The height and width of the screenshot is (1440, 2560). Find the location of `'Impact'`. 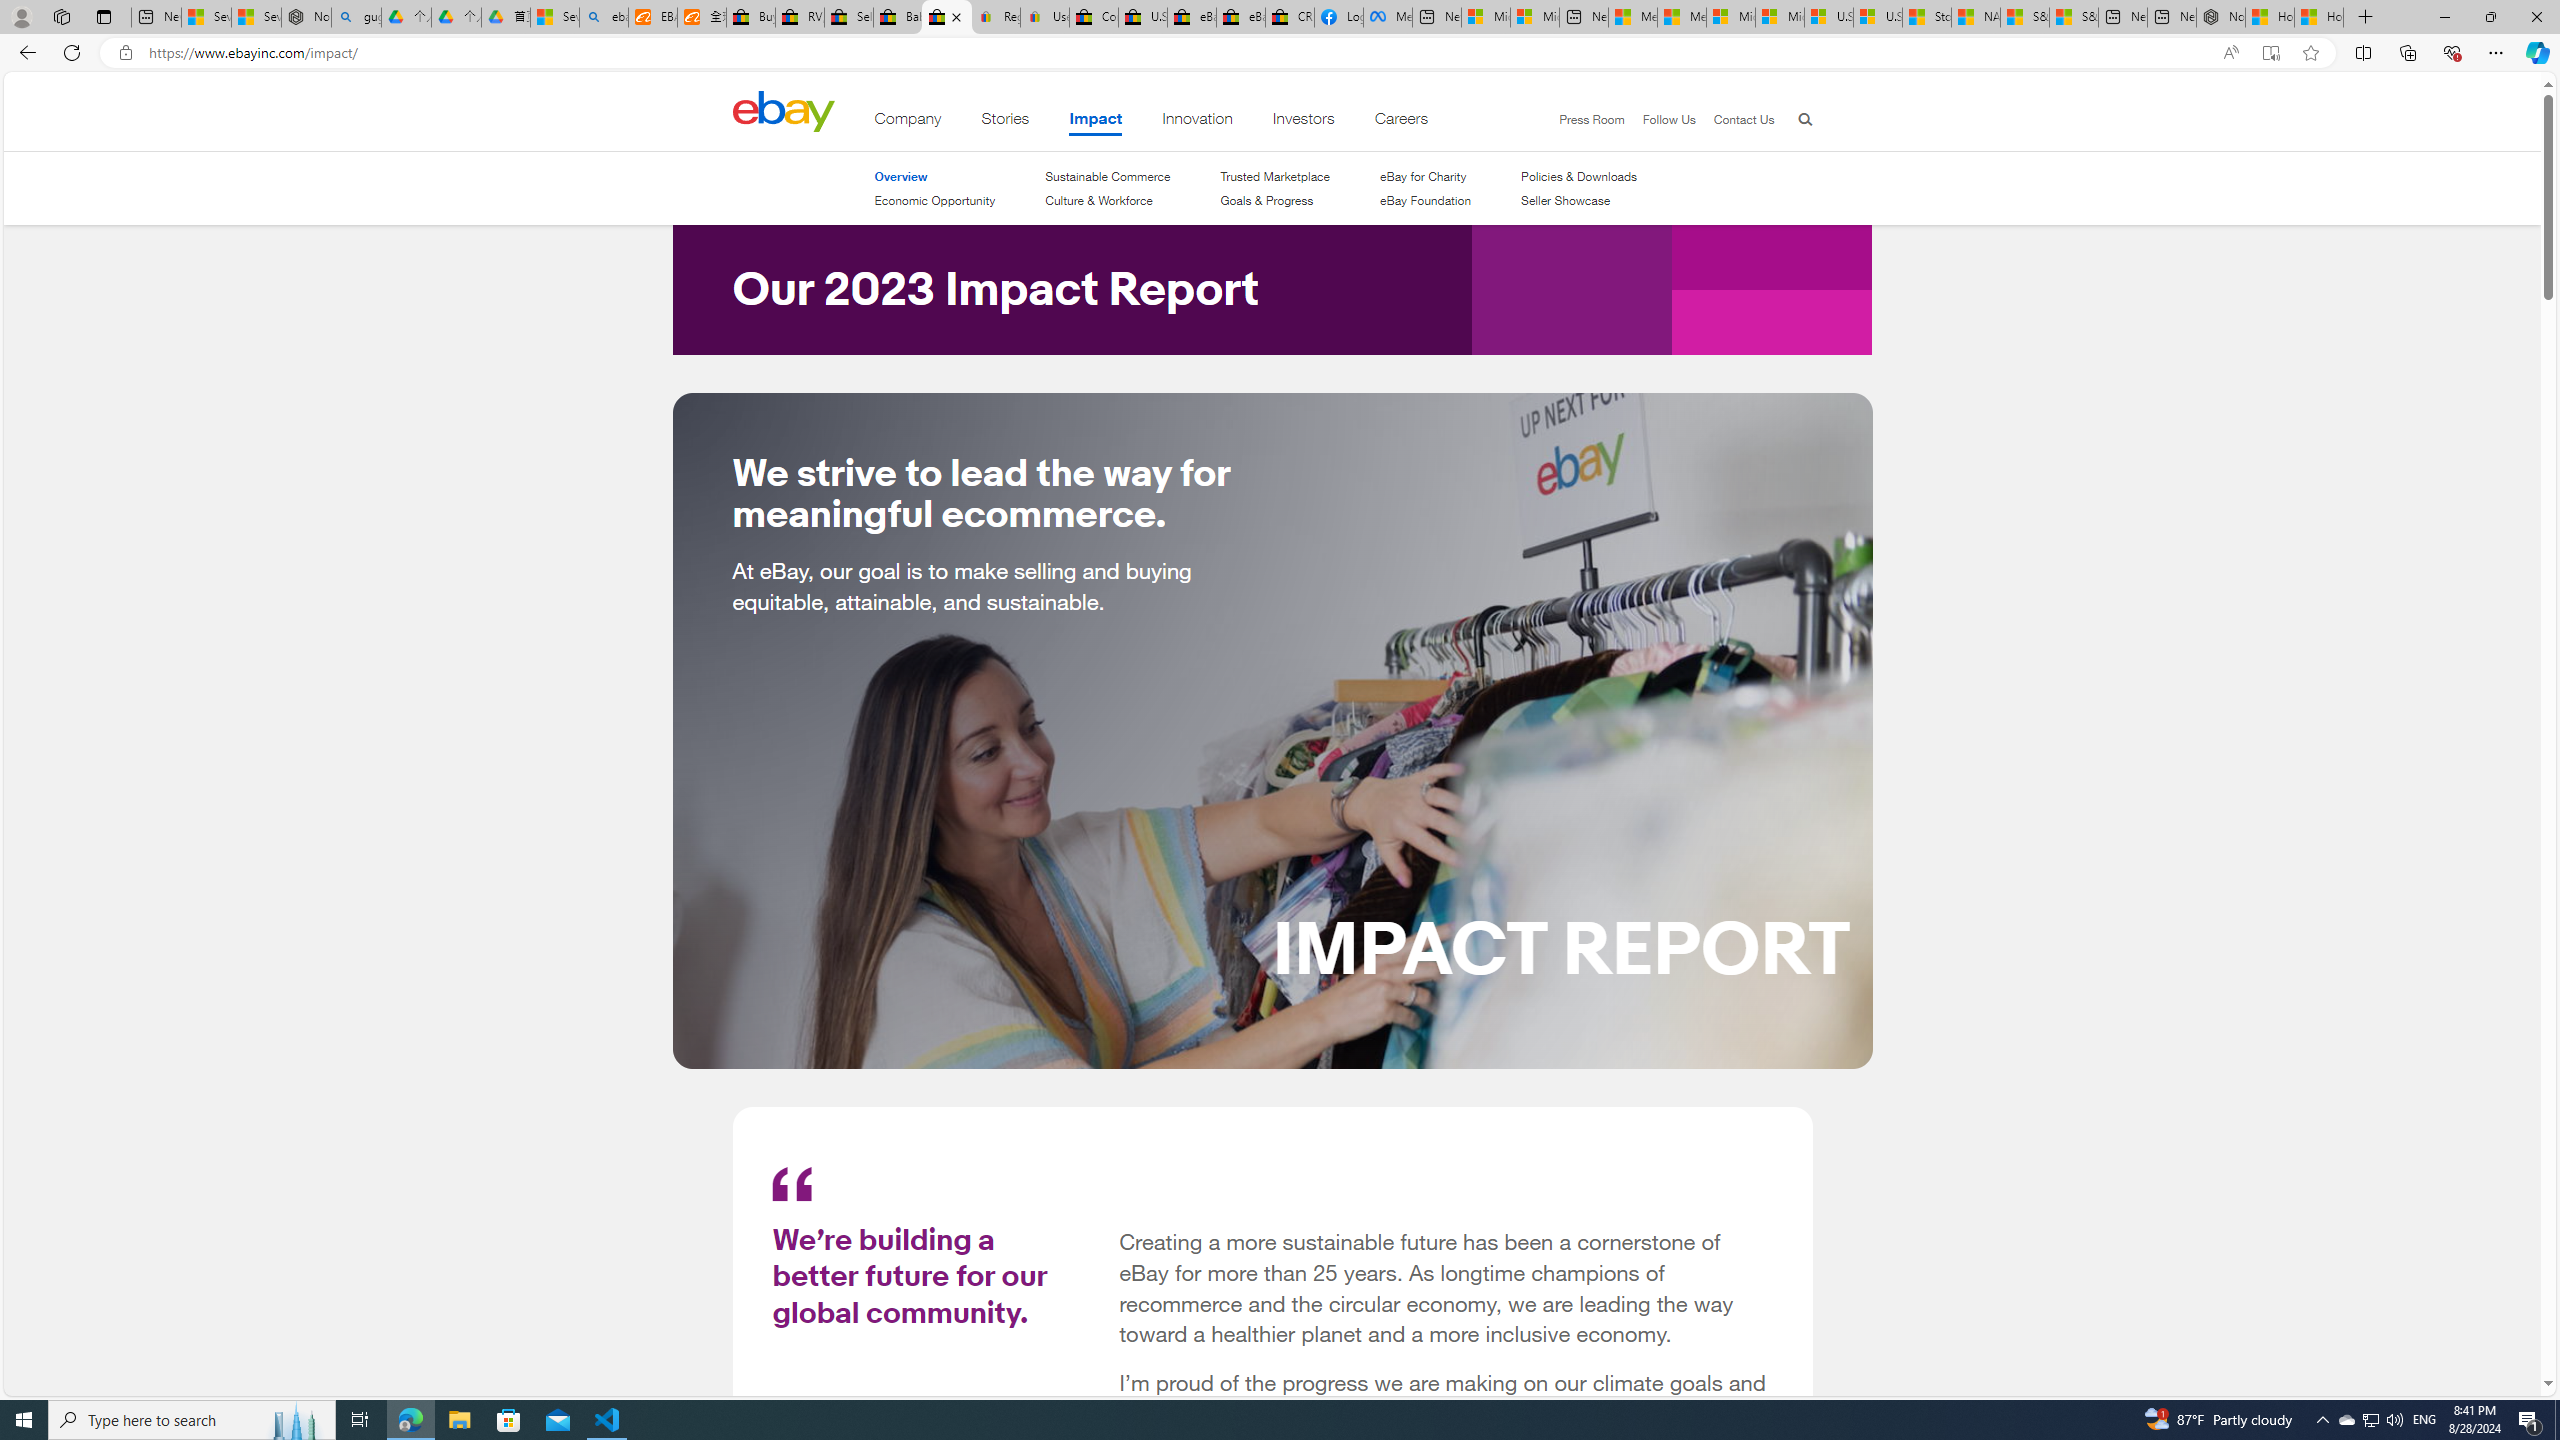

'Impact' is located at coordinates (1096, 122).